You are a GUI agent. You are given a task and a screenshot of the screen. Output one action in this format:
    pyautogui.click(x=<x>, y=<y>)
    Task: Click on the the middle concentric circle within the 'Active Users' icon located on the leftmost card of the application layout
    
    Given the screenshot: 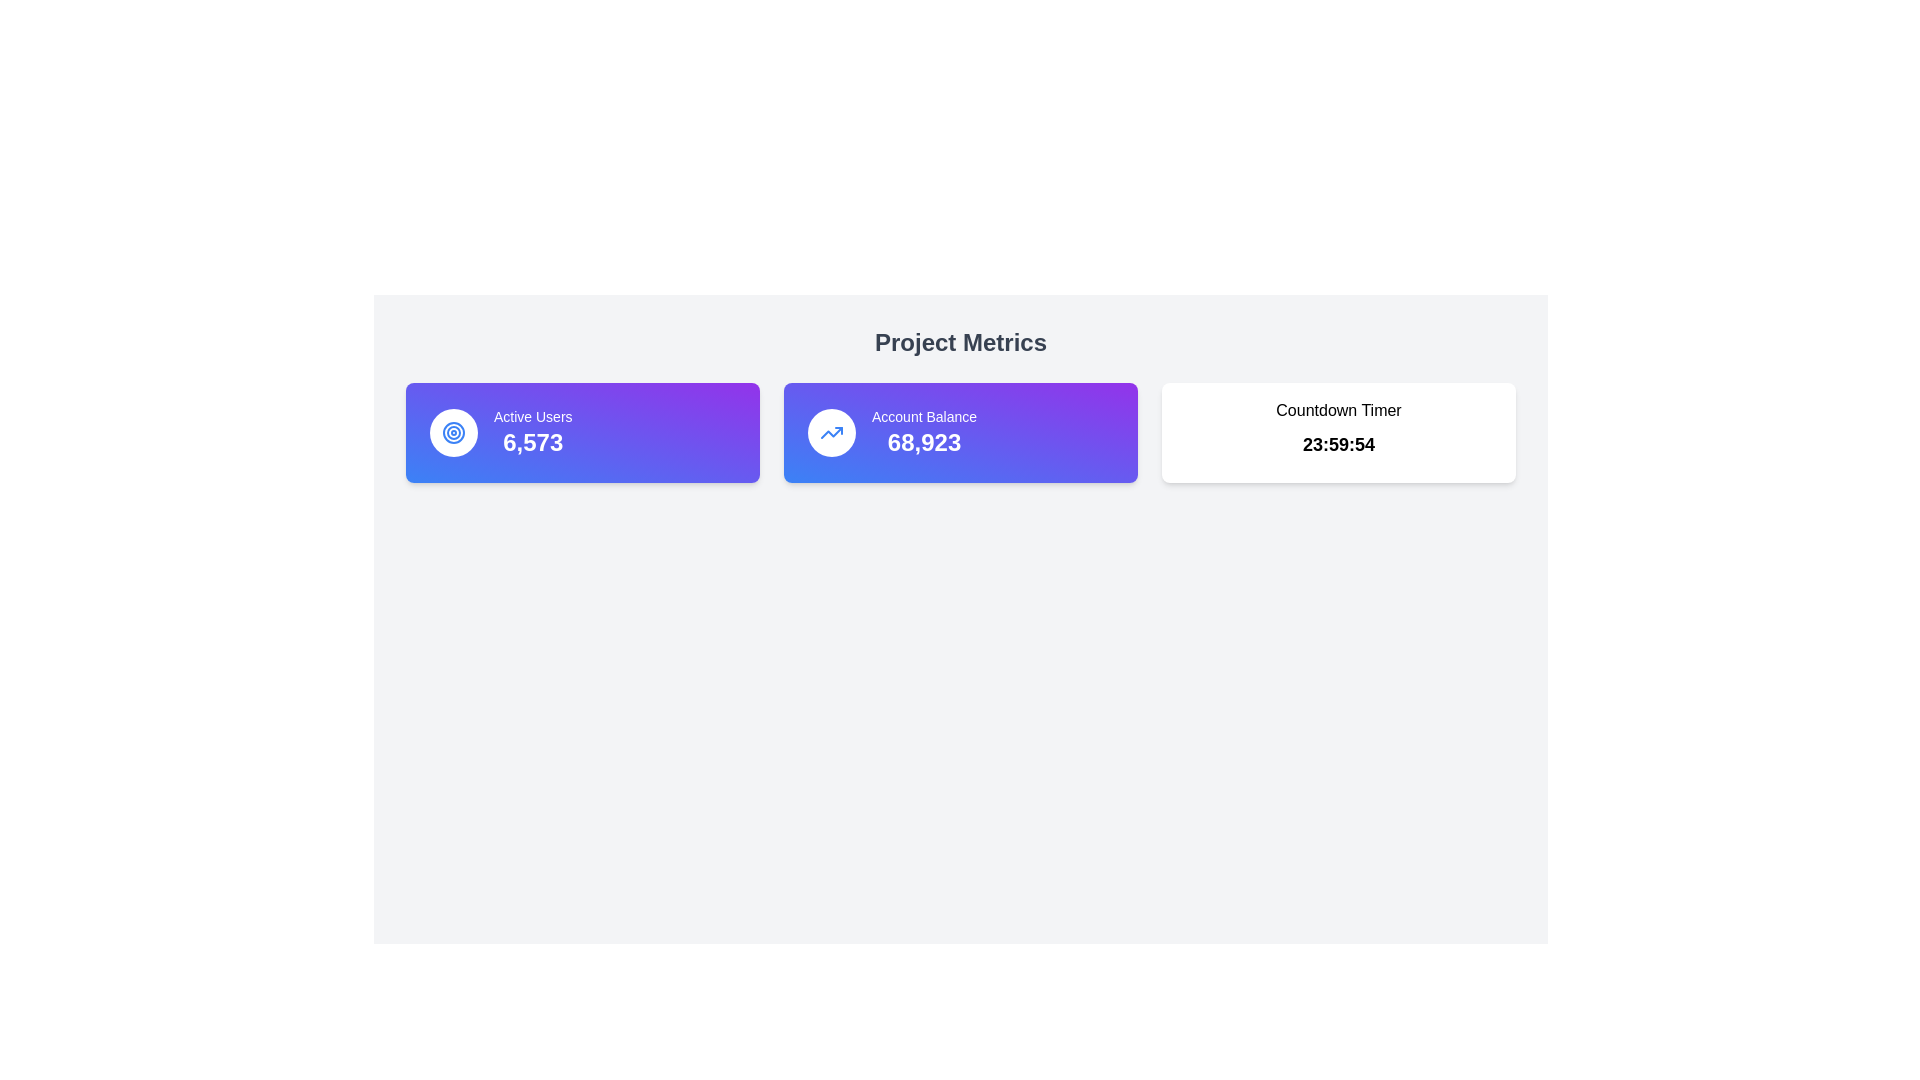 What is the action you would take?
    pyautogui.click(x=453, y=431)
    